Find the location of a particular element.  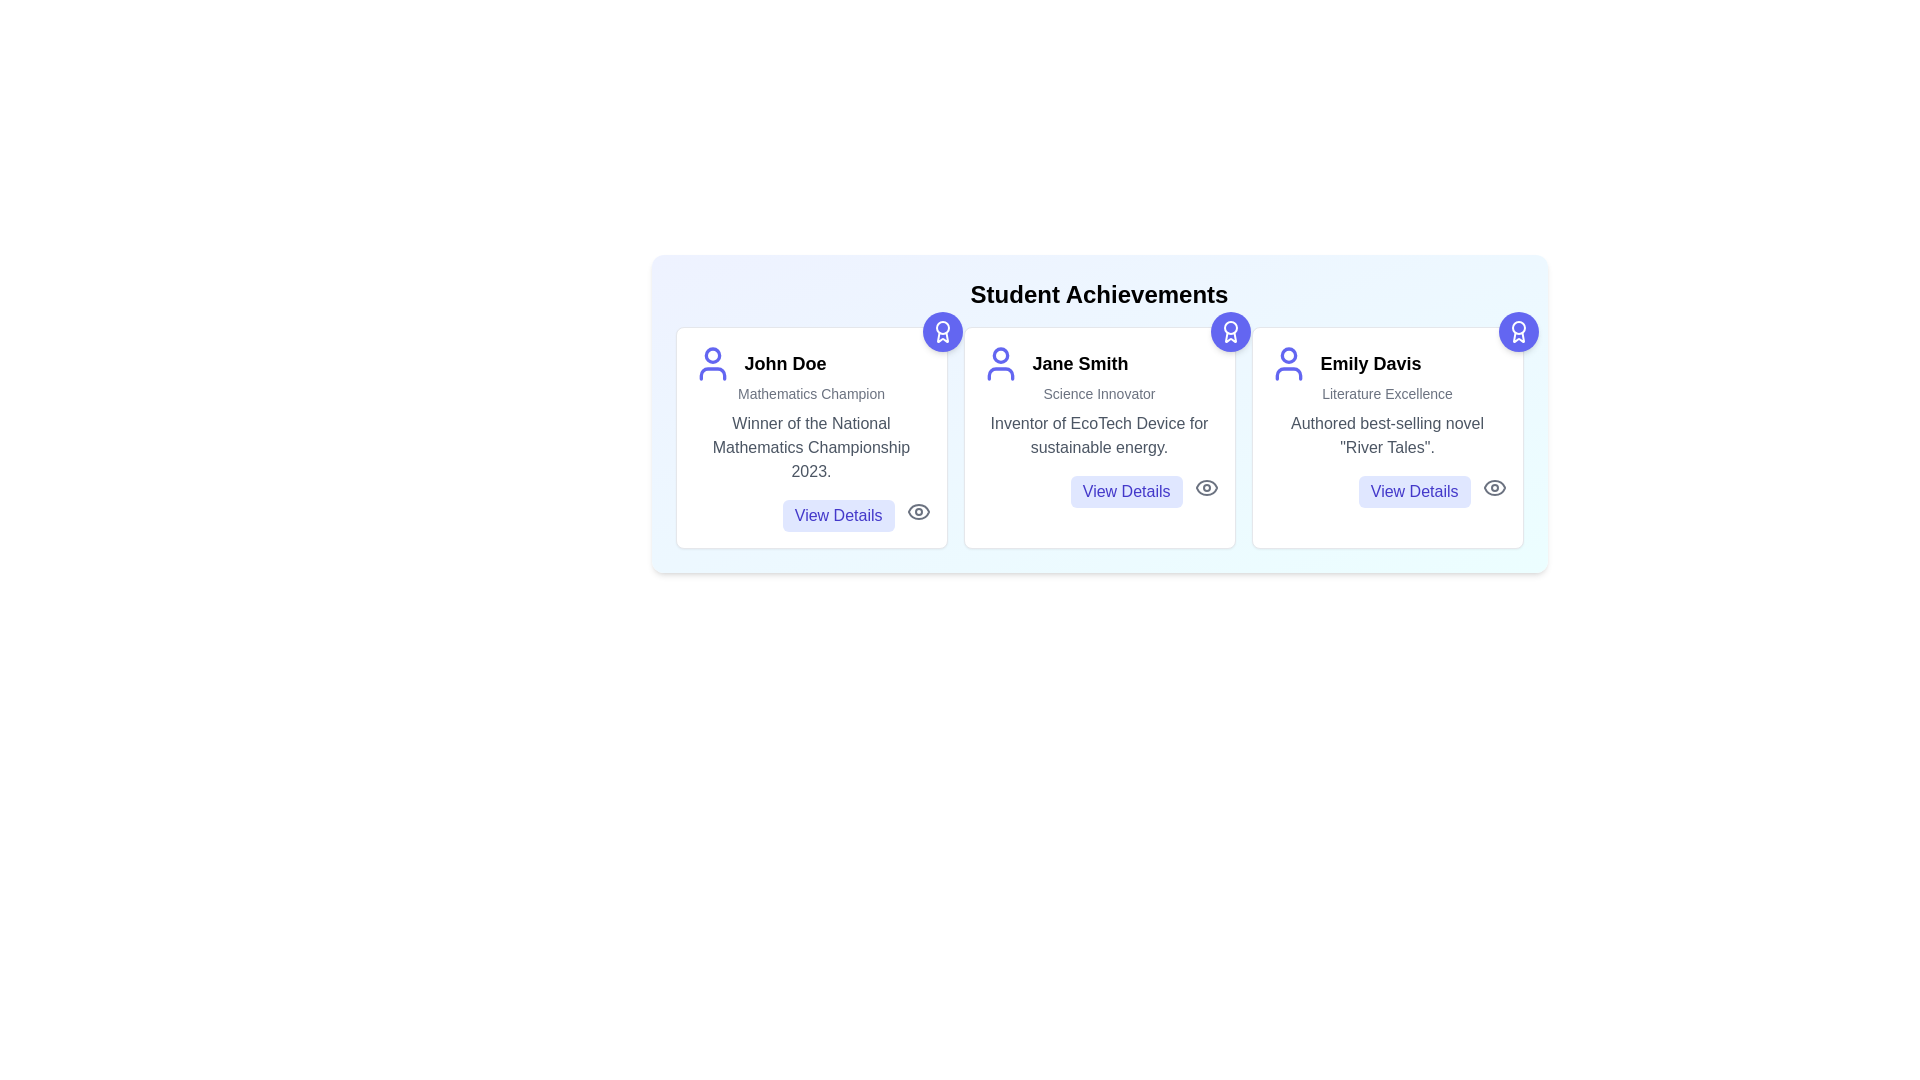

the 'View Details' button for a specific student achievement, identified by the parameter Emily Davis is located at coordinates (1413, 492).